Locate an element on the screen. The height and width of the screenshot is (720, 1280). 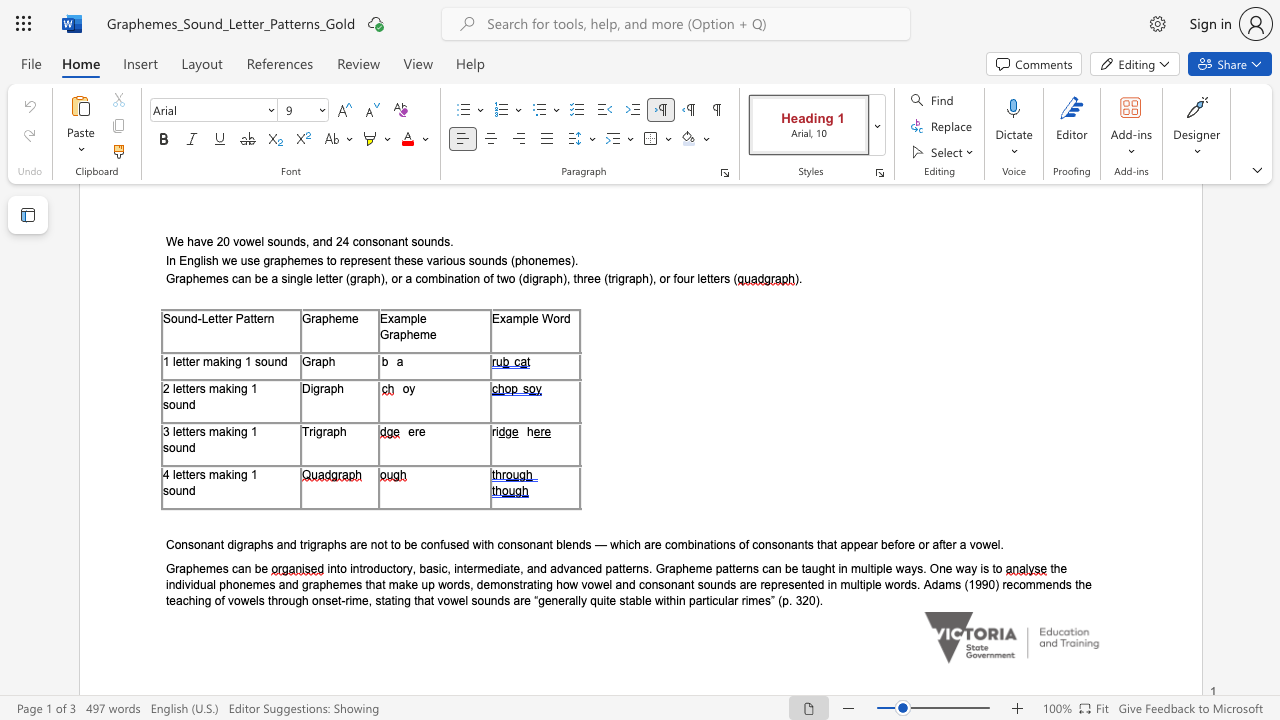
the subset text "hemes" within the text "the individual phonemes and graphemes that make up words," is located at coordinates (326, 584).